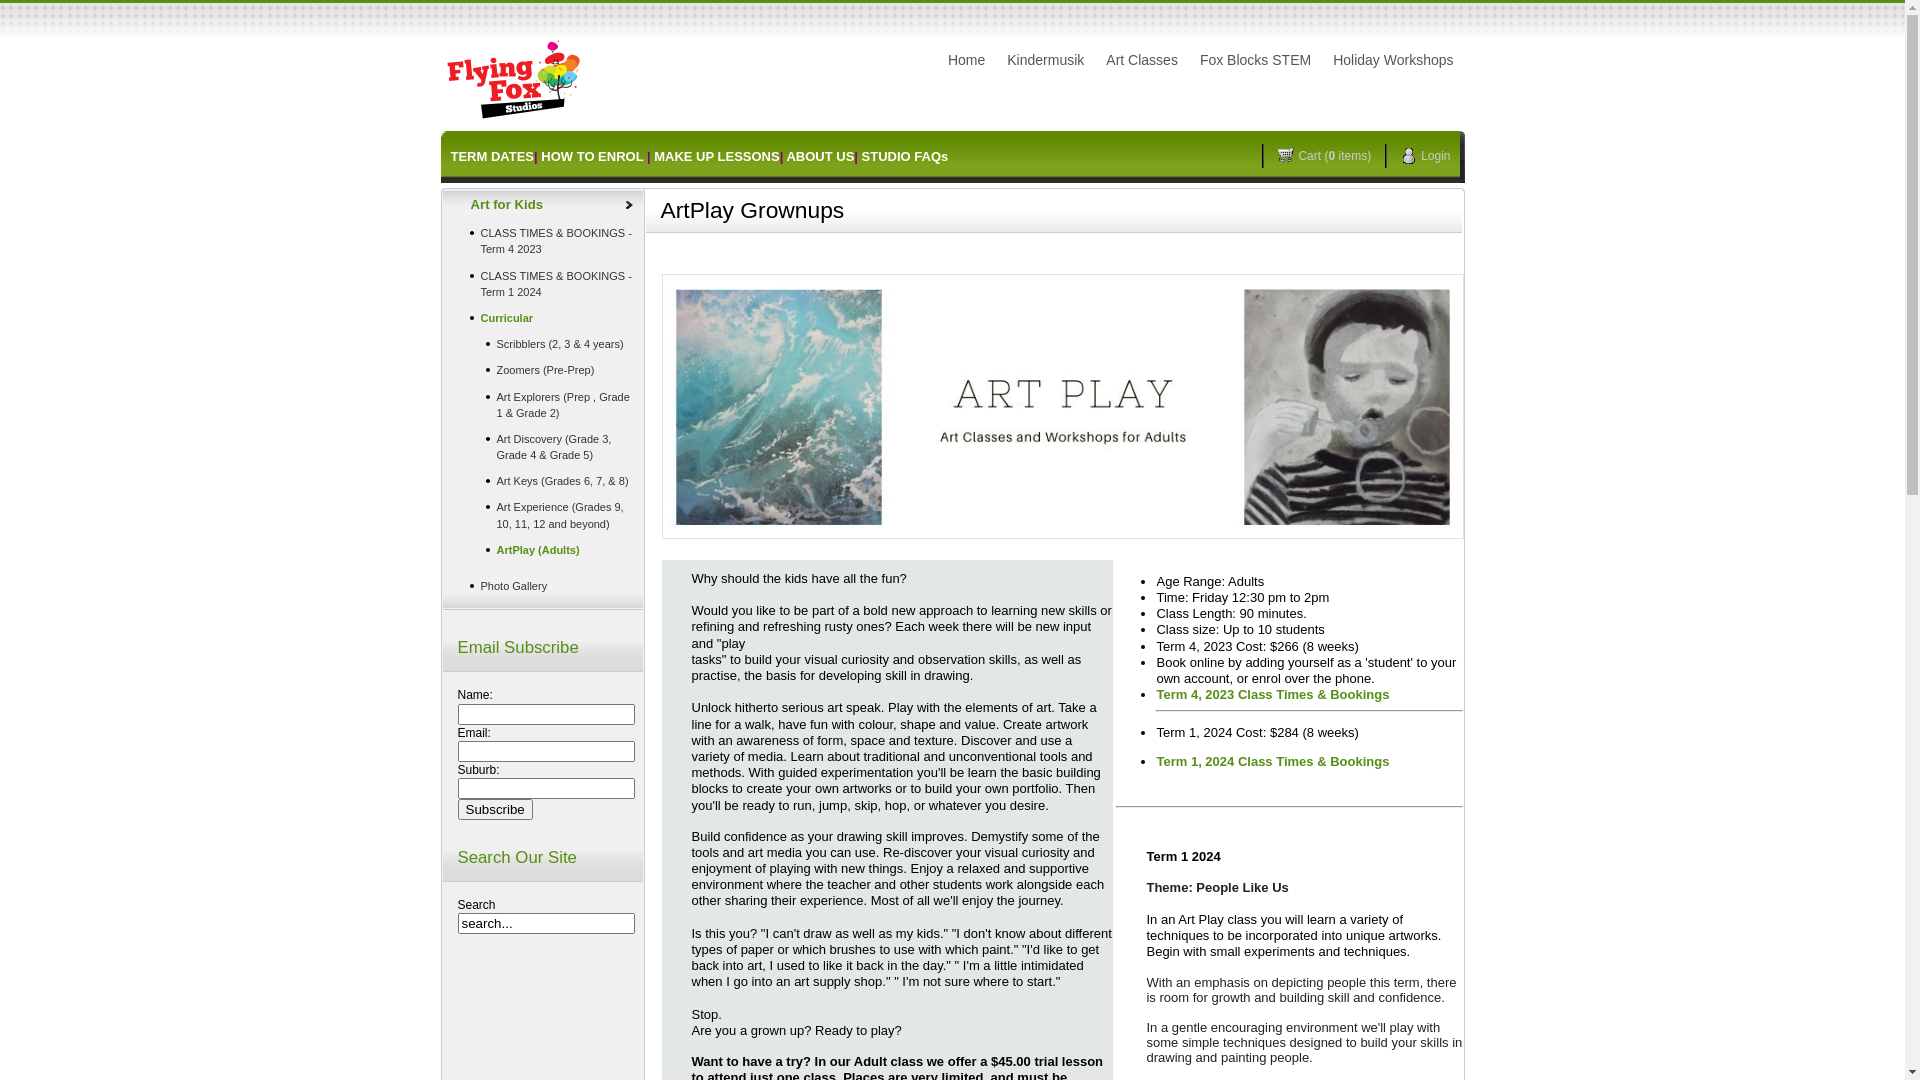 This screenshot has width=1920, height=1080. I want to click on 'TERM DATES', so click(449, 155).